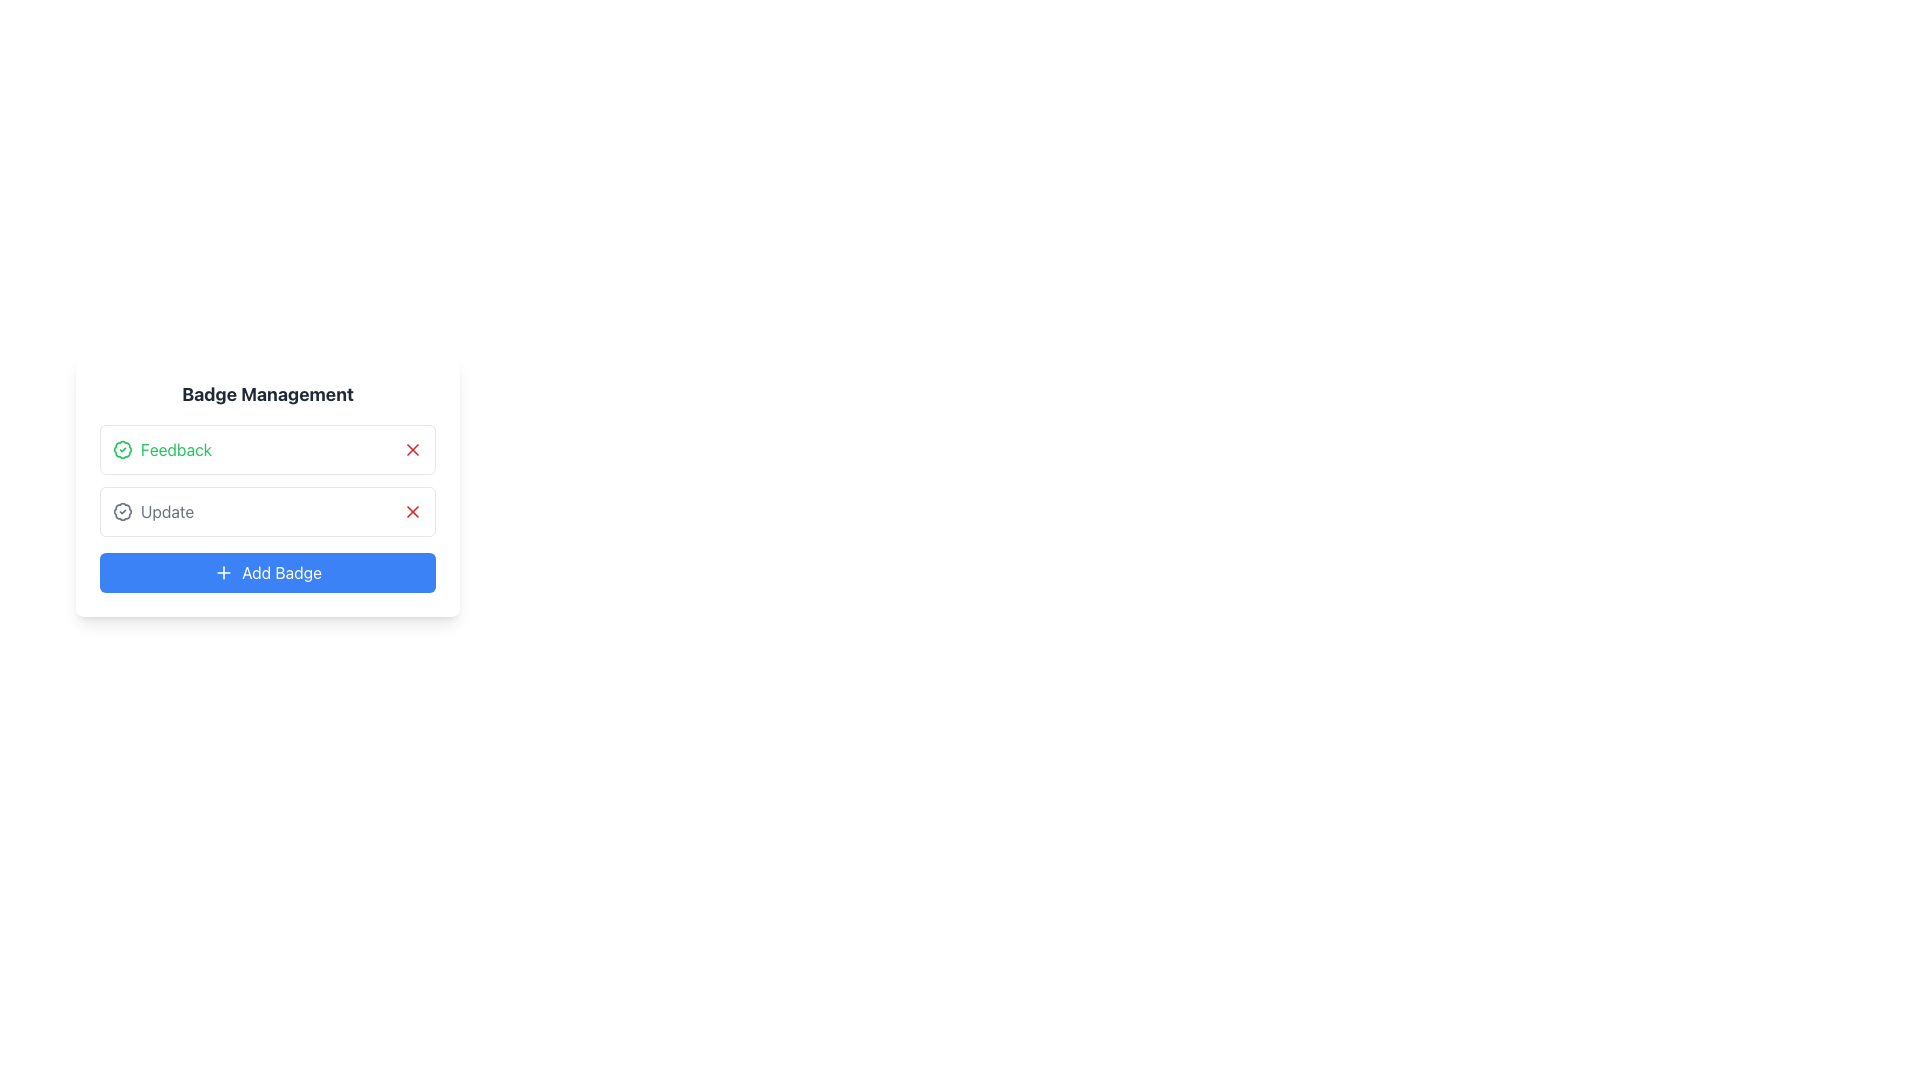  Describe the element at coordinates (267, 573) in the screenshot. I see `the 'Add Badge' button, which is rectangular with rounded corners, blue background, white centered text, and a '+' icon to the left, located in the 'Badge Management' section` at that location.